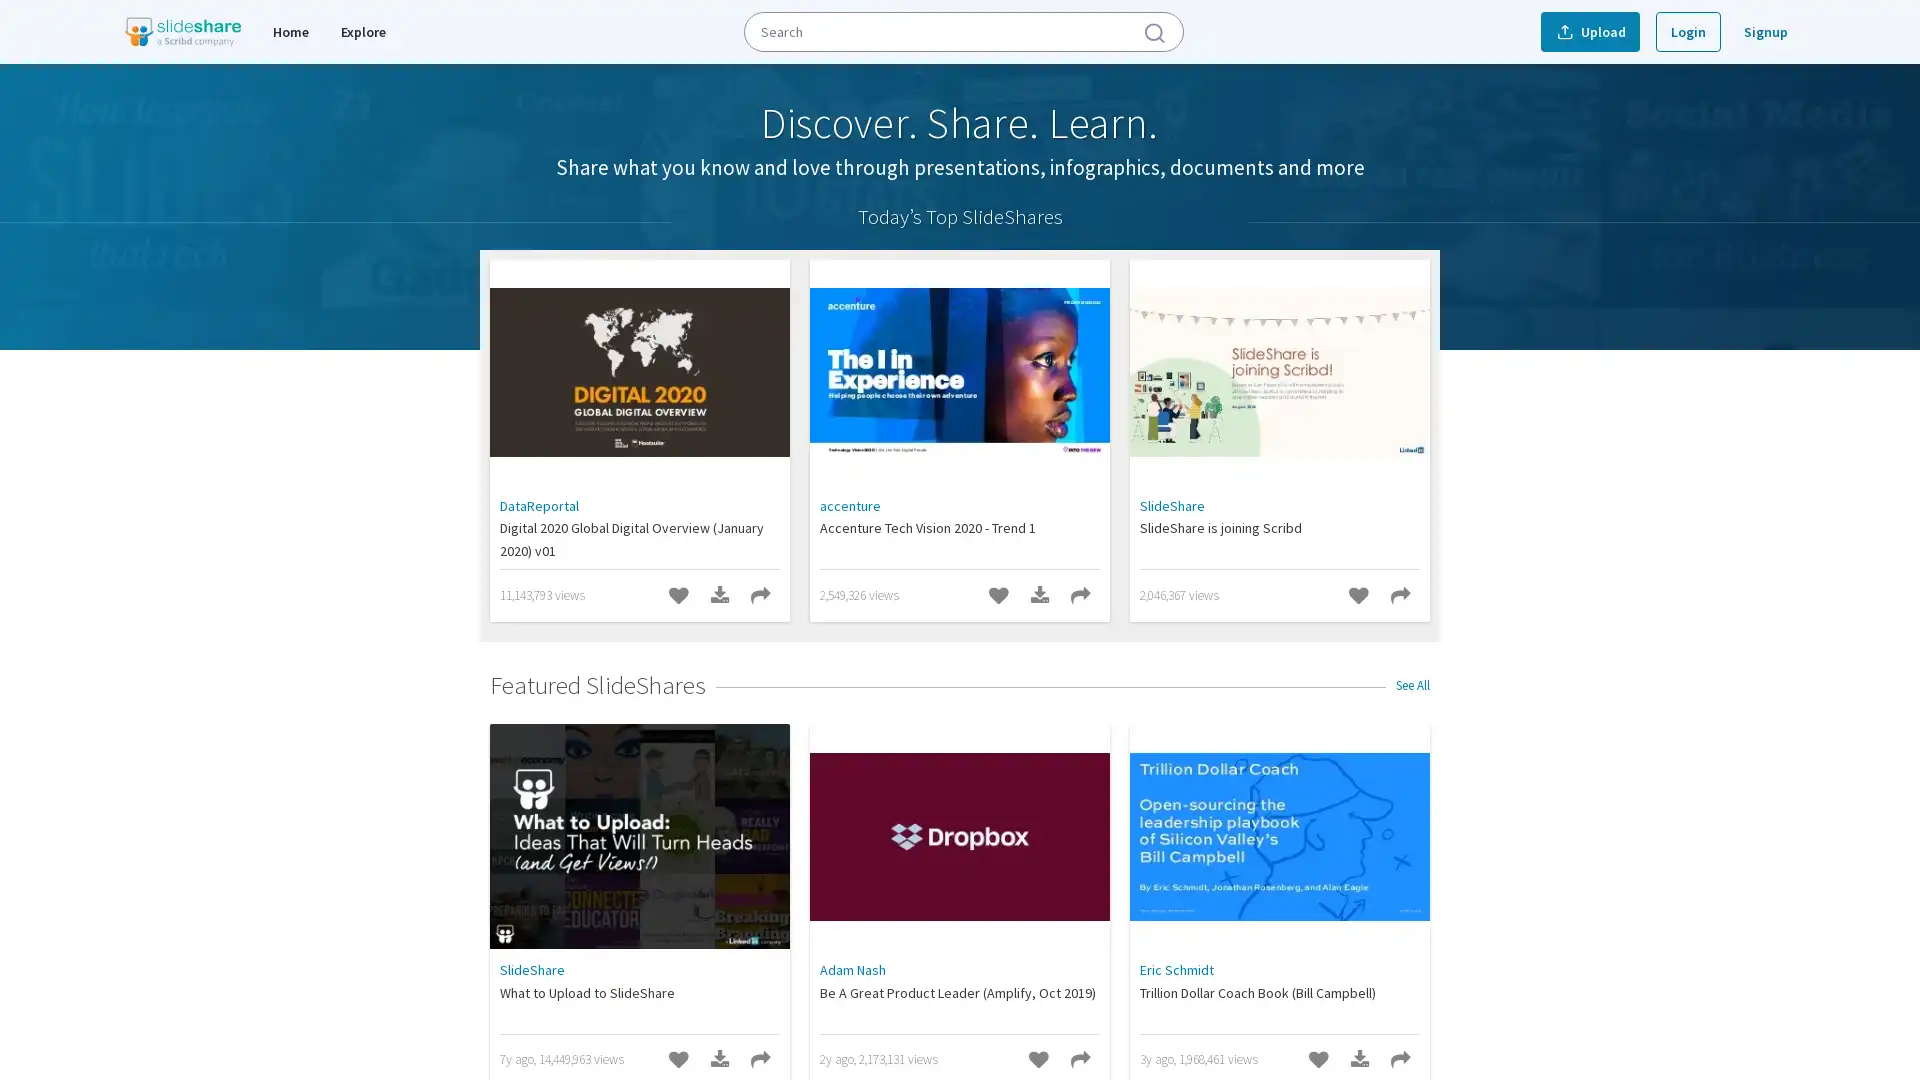 This screenshot has width=1920, height=1080. Describe the element at coordinates (758, 593) in the screenshot. I see `Share Digital 2020 Global Digital Overview (January 2020) v01 SlideShare.` at that location.